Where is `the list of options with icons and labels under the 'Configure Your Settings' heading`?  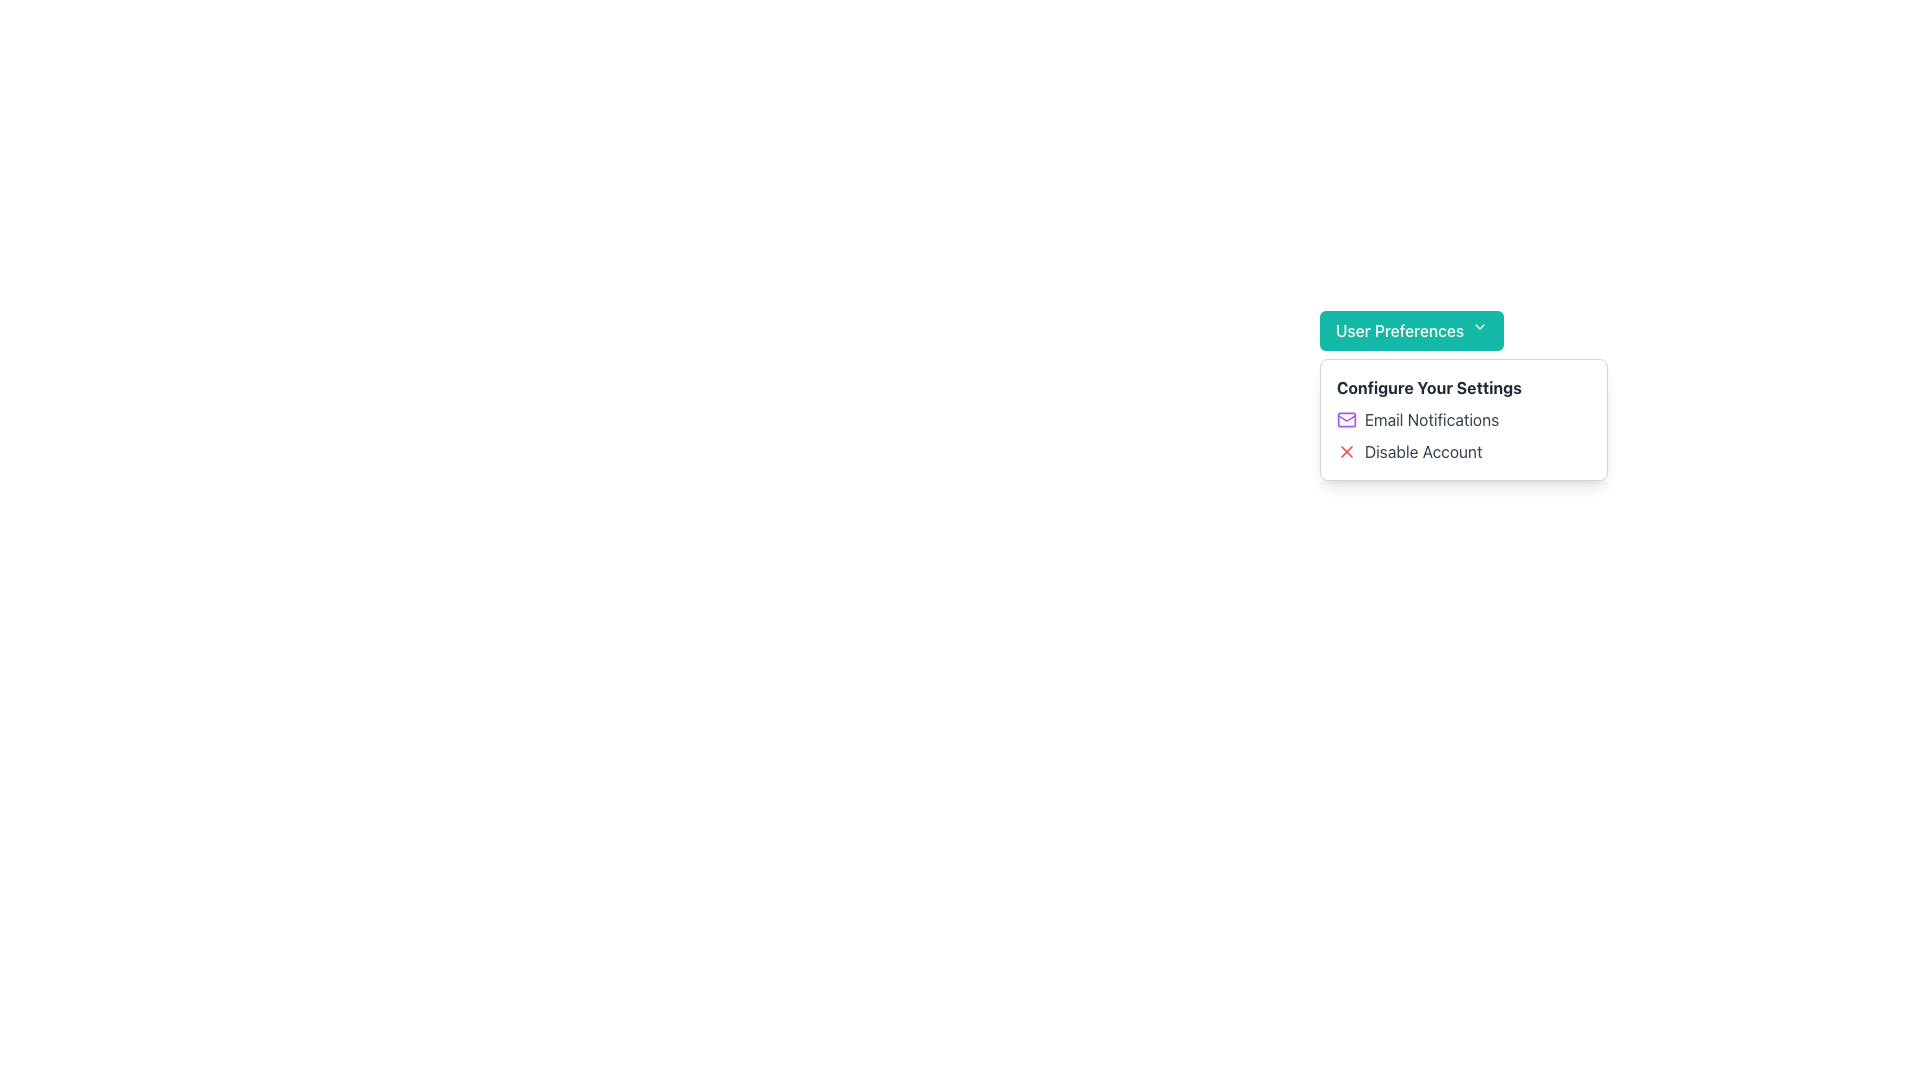
the list of options with icons and labels under the 'Configure Your Settings' heading is located at coordinates (1463, 434).